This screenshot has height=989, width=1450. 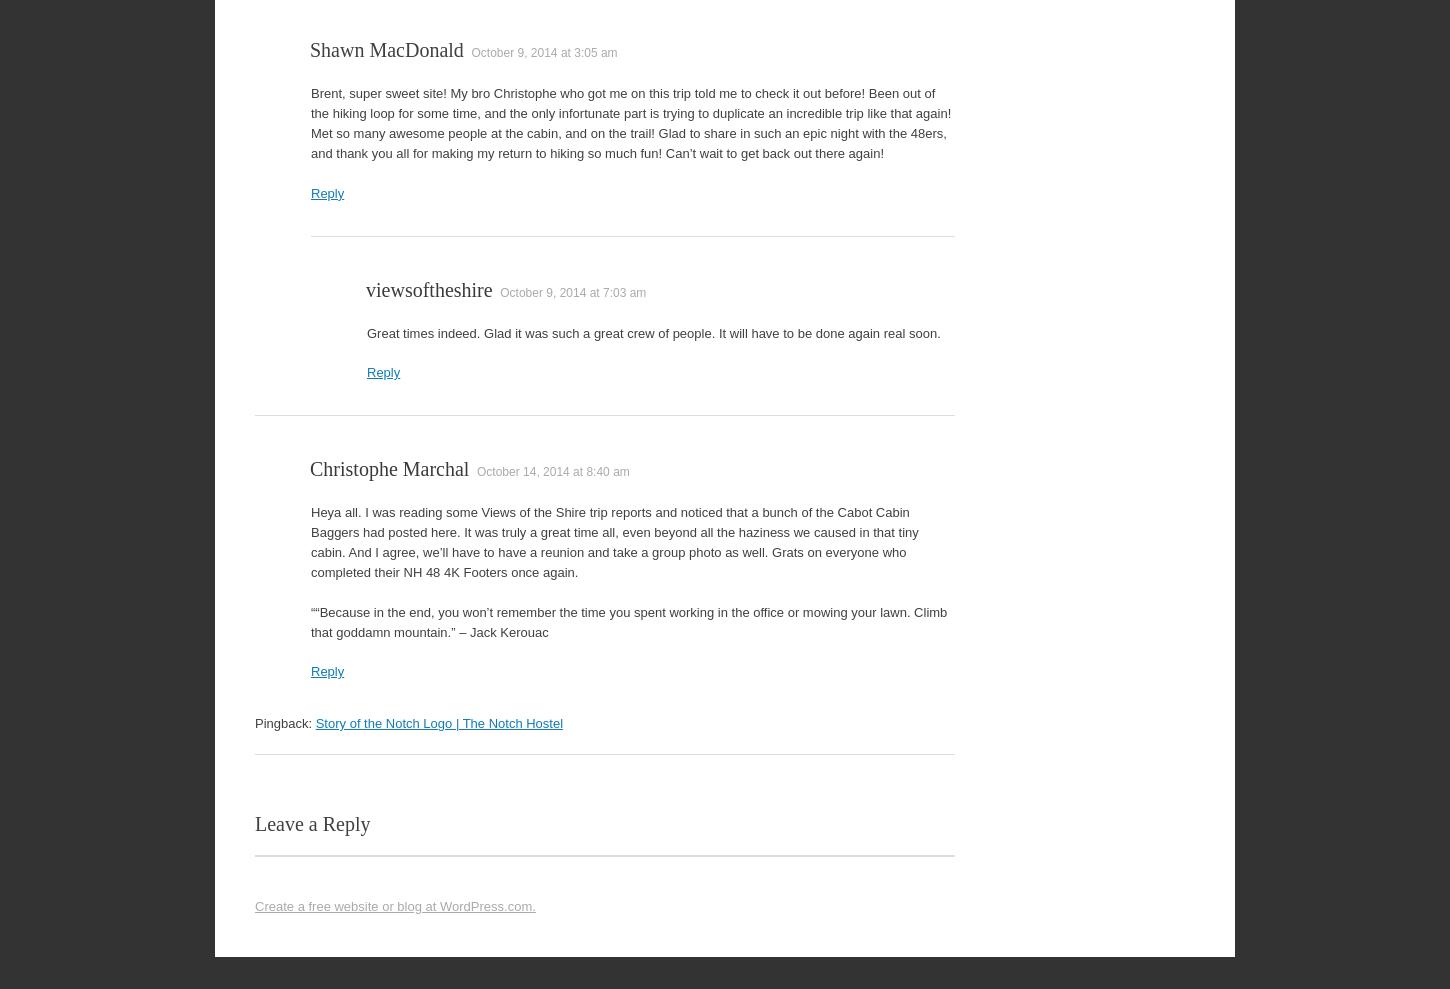 What do you see at coordinates (312, 822) in the screenshot?
I see `'Leave a Reply'` at bounding box center [312, 822].